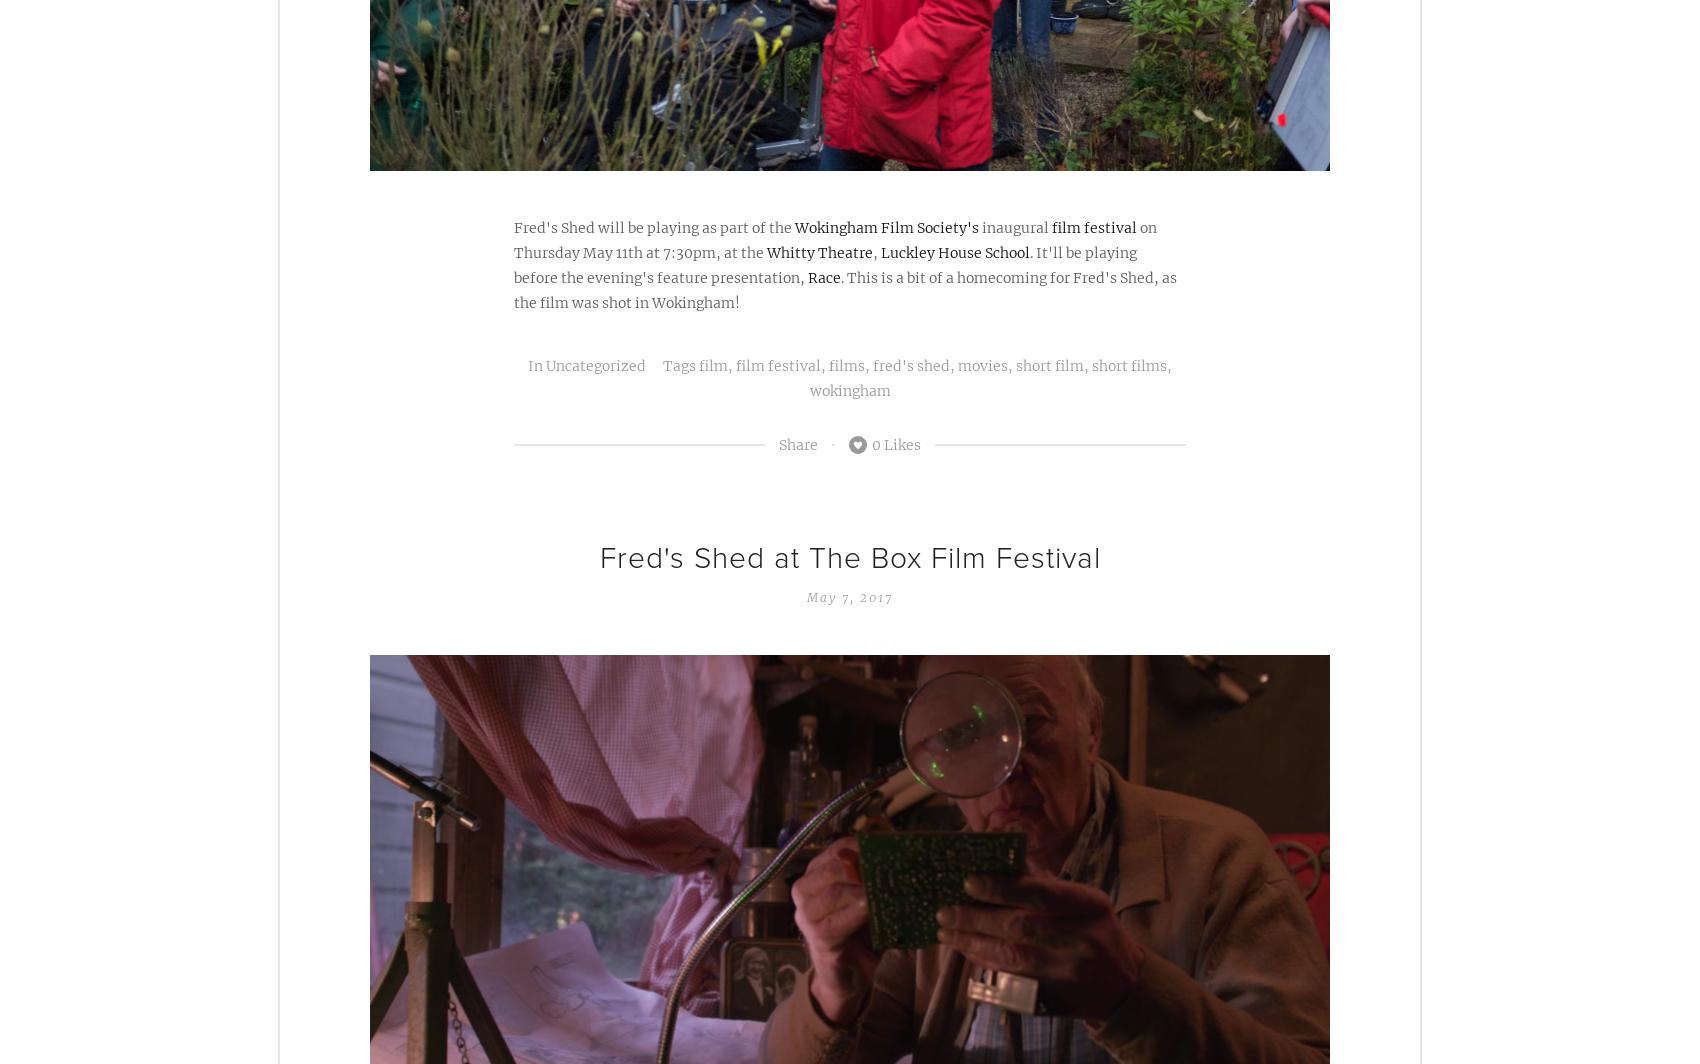 This screenshot has height=1064, width=1700. I want to click on '. It'll be playing before the evening's feature presentation,', so click(824, 264).